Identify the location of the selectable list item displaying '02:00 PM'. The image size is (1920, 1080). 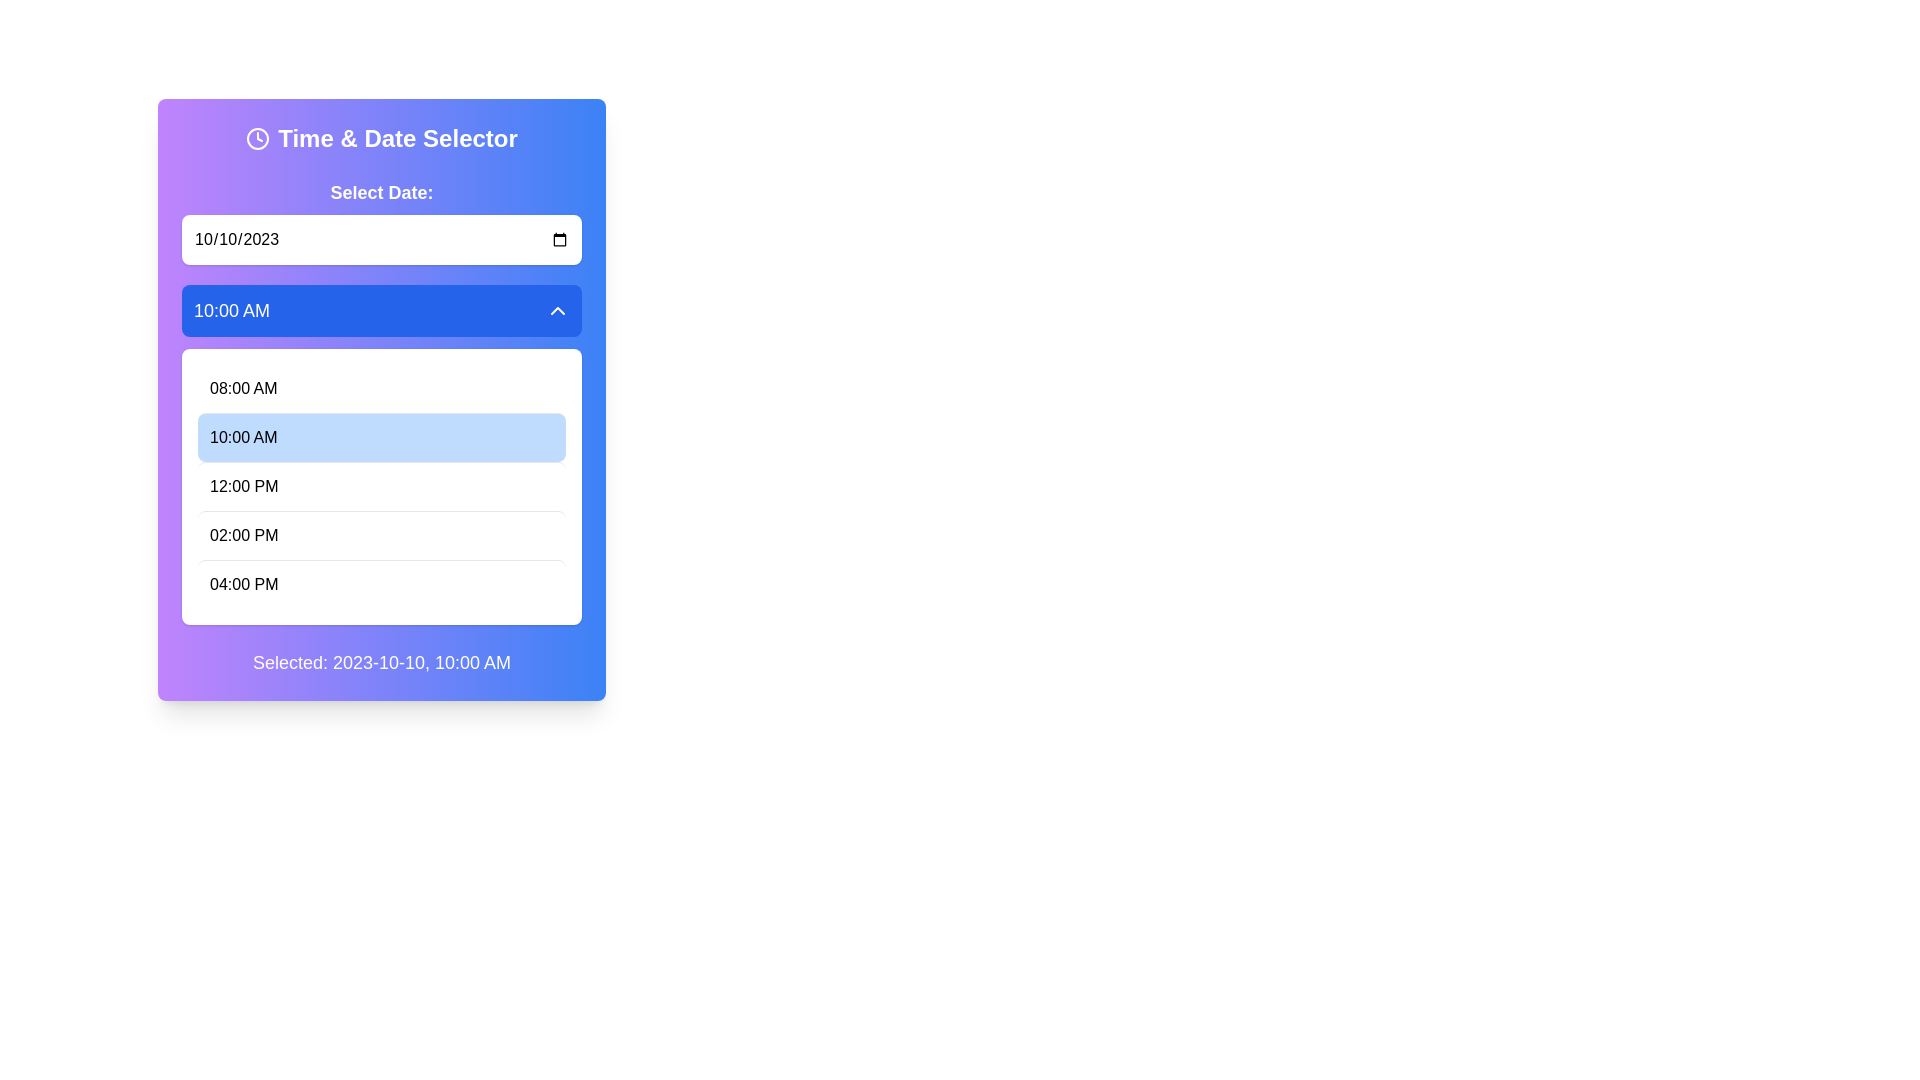
(382, 534).